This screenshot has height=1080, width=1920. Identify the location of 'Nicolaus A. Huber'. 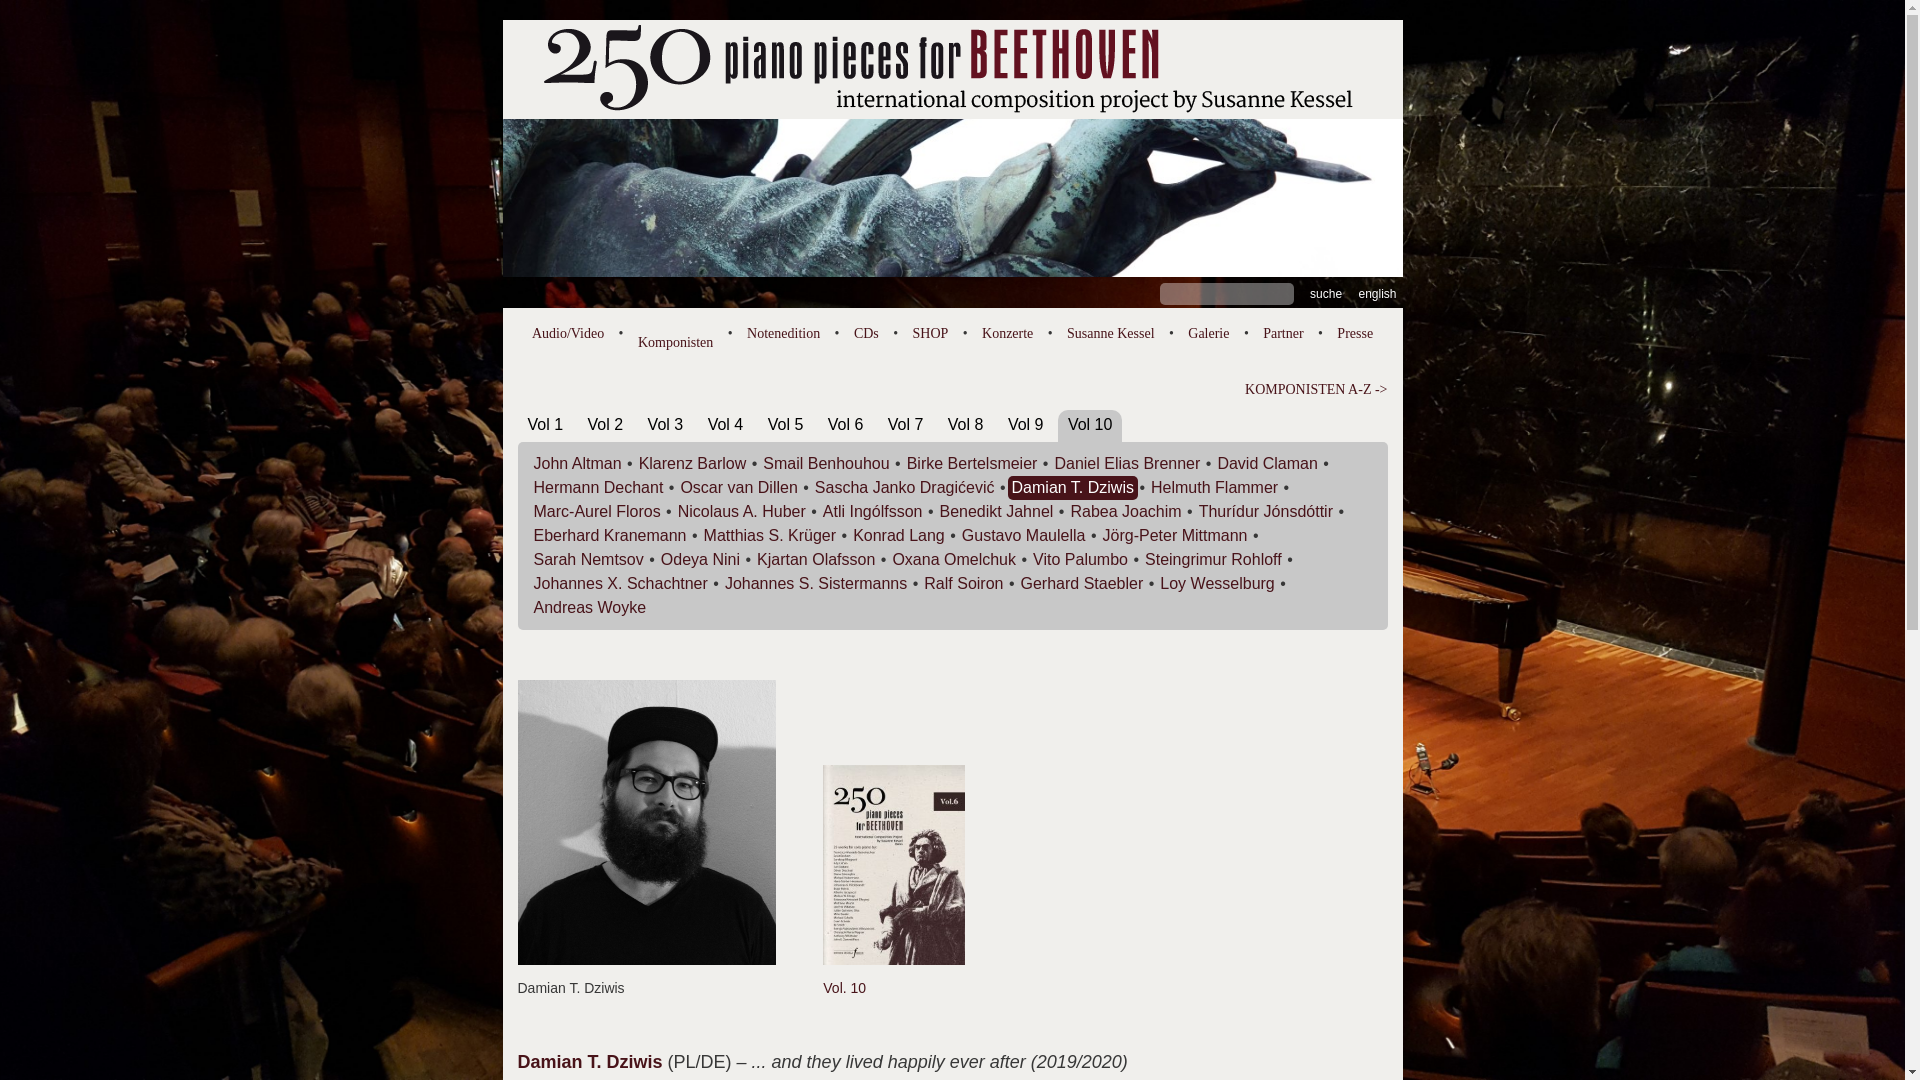
(677, 510).